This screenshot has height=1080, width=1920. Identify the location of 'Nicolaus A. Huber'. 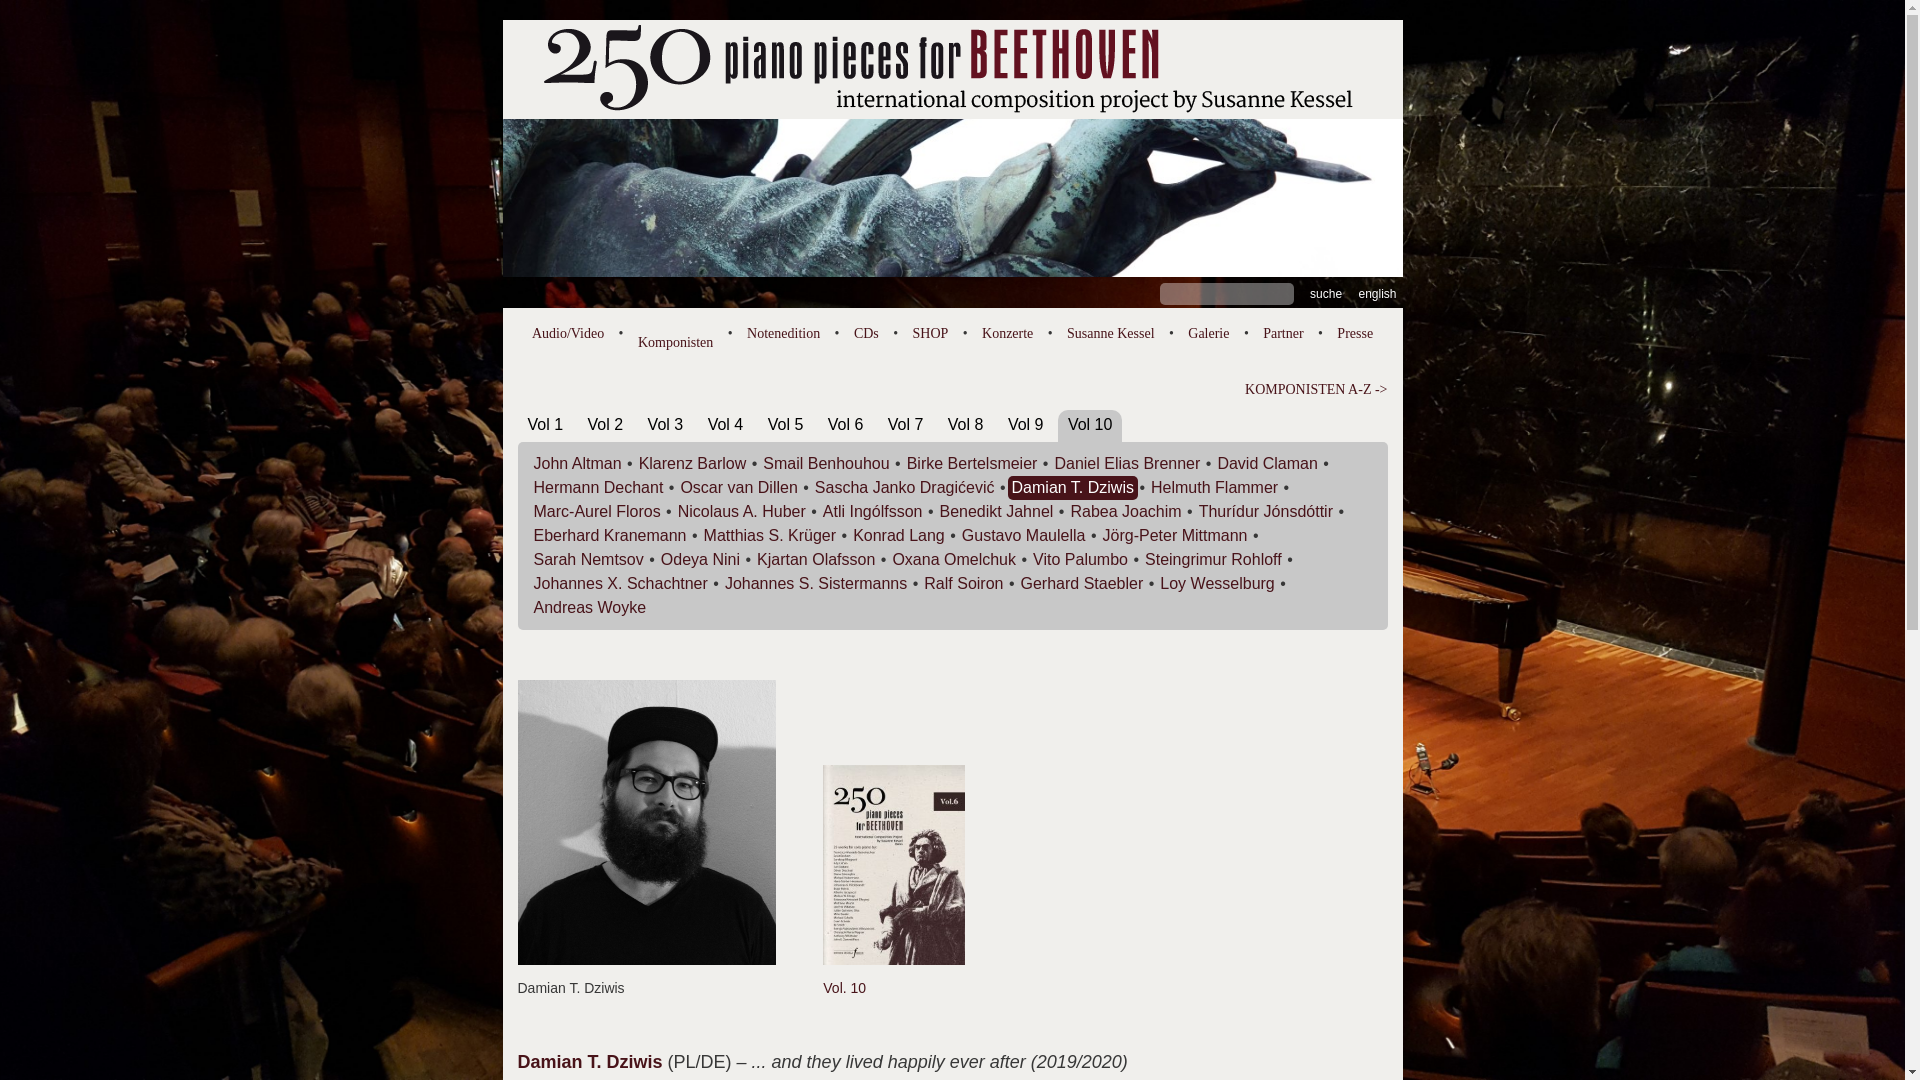
(677, 510).